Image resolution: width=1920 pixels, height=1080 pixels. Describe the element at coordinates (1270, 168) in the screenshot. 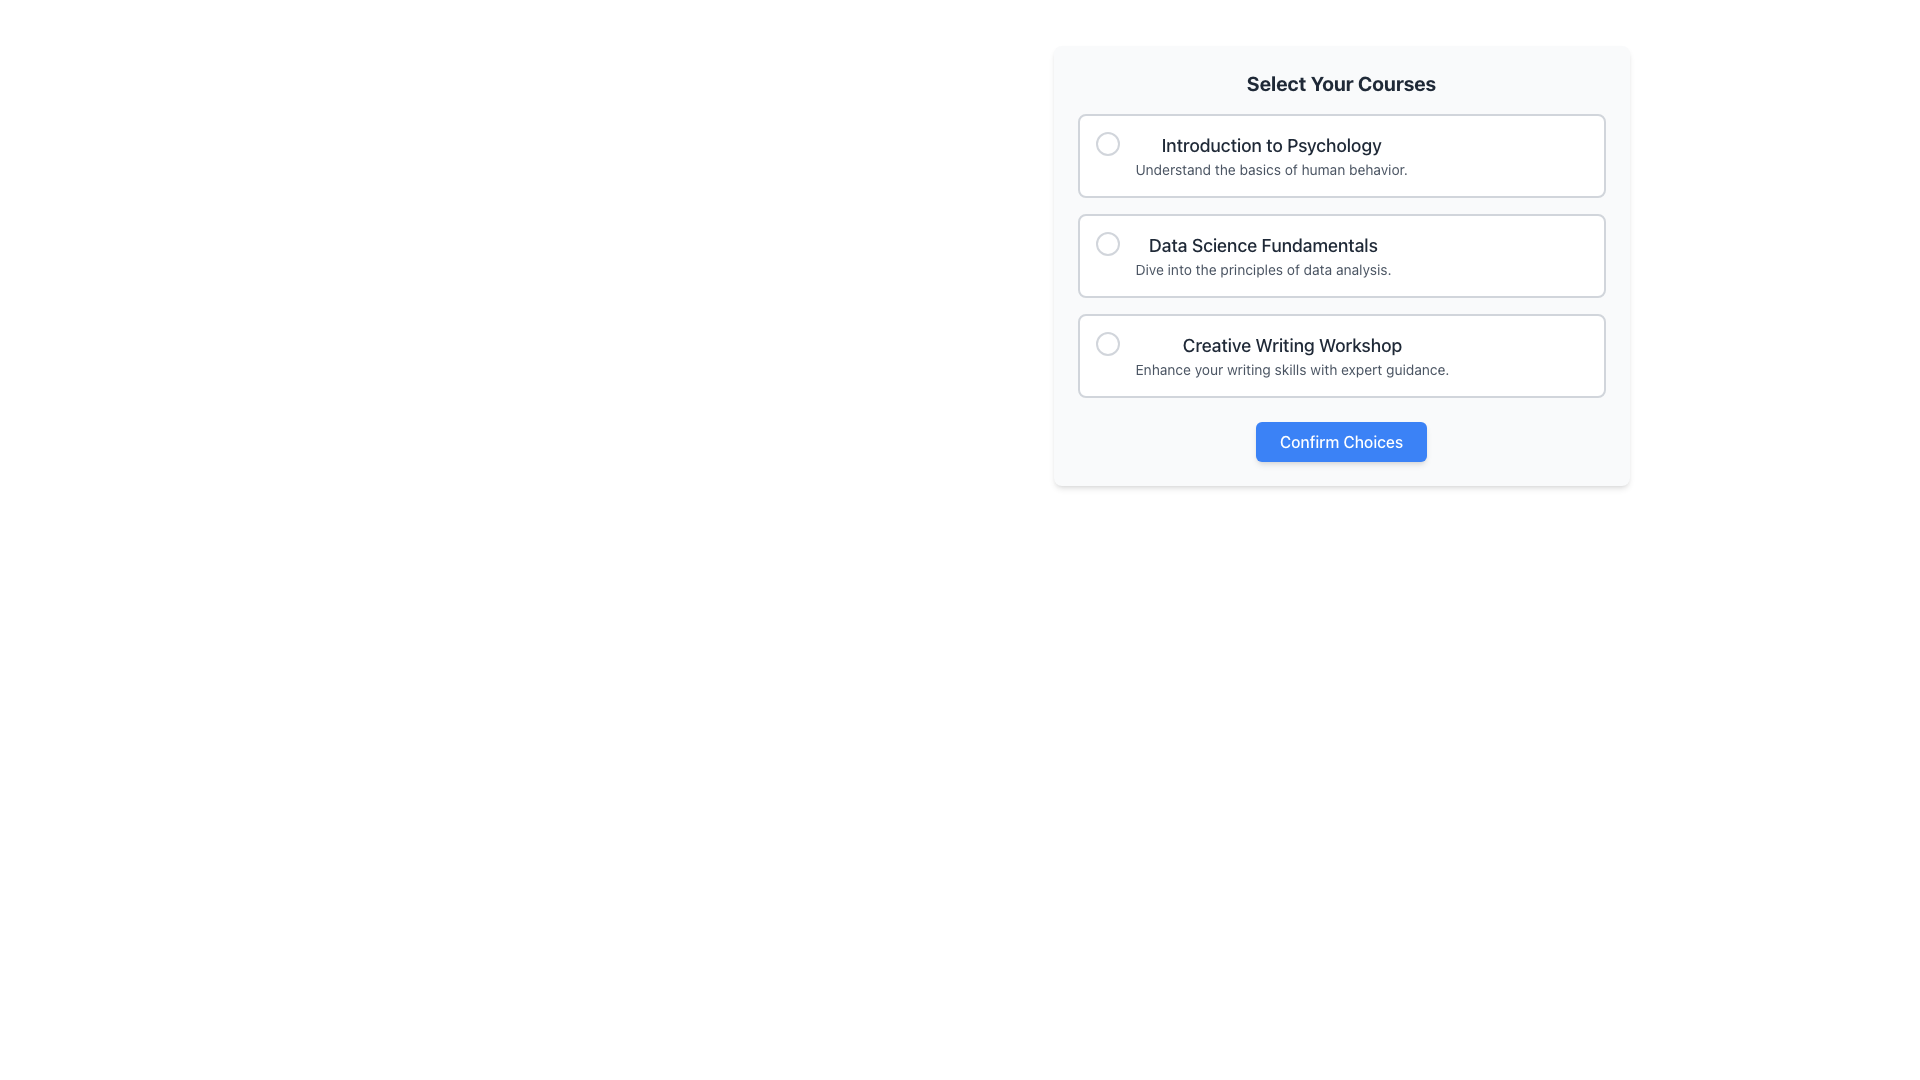

I see `the static text element that provides additional information for the 'Introduction to Psychology' course, which is located directly below the heading within the 'Select Your Courses' section` at that location.